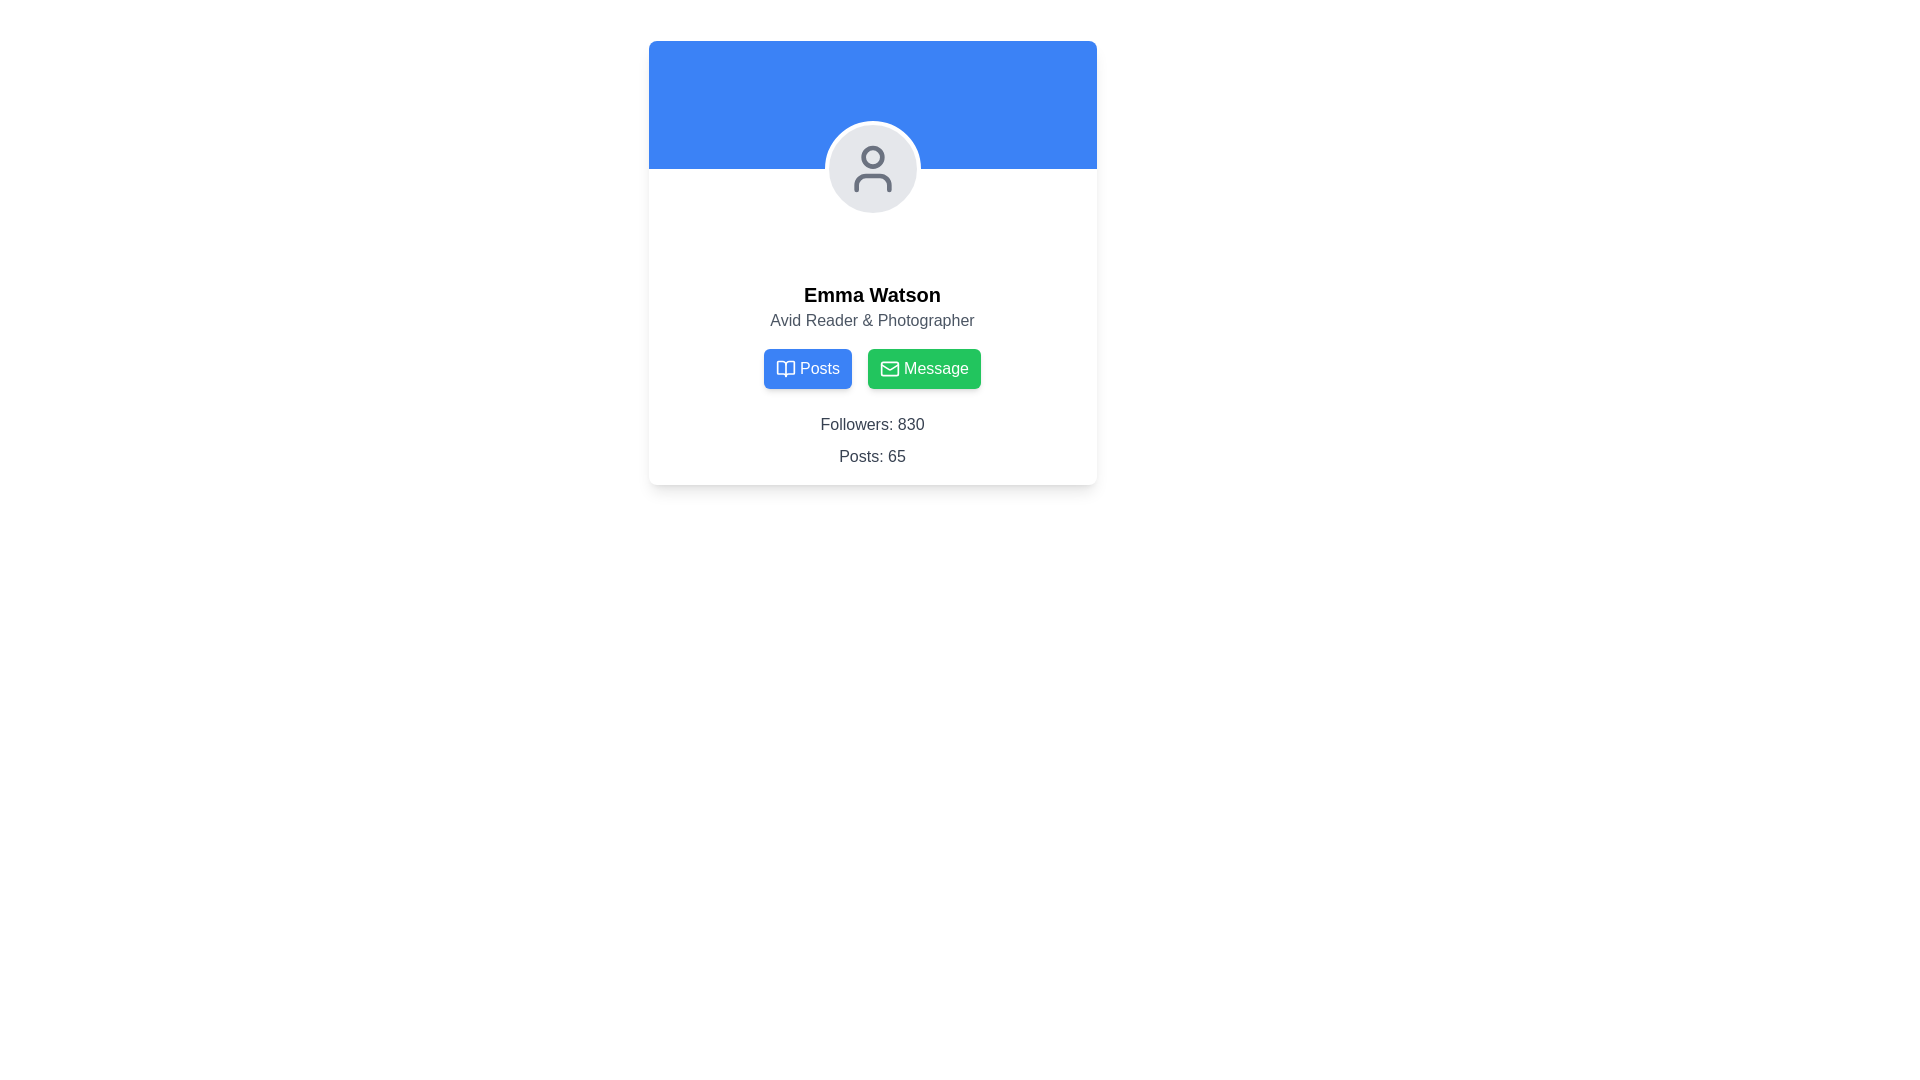 The height and width of the screenshot is (1080, 1920). Describe the element at coordinates (889, 369) in the screenshot. I see `the SVG Icon resembling a mail envelope located on the green button labeled 'Message.'` at that location.